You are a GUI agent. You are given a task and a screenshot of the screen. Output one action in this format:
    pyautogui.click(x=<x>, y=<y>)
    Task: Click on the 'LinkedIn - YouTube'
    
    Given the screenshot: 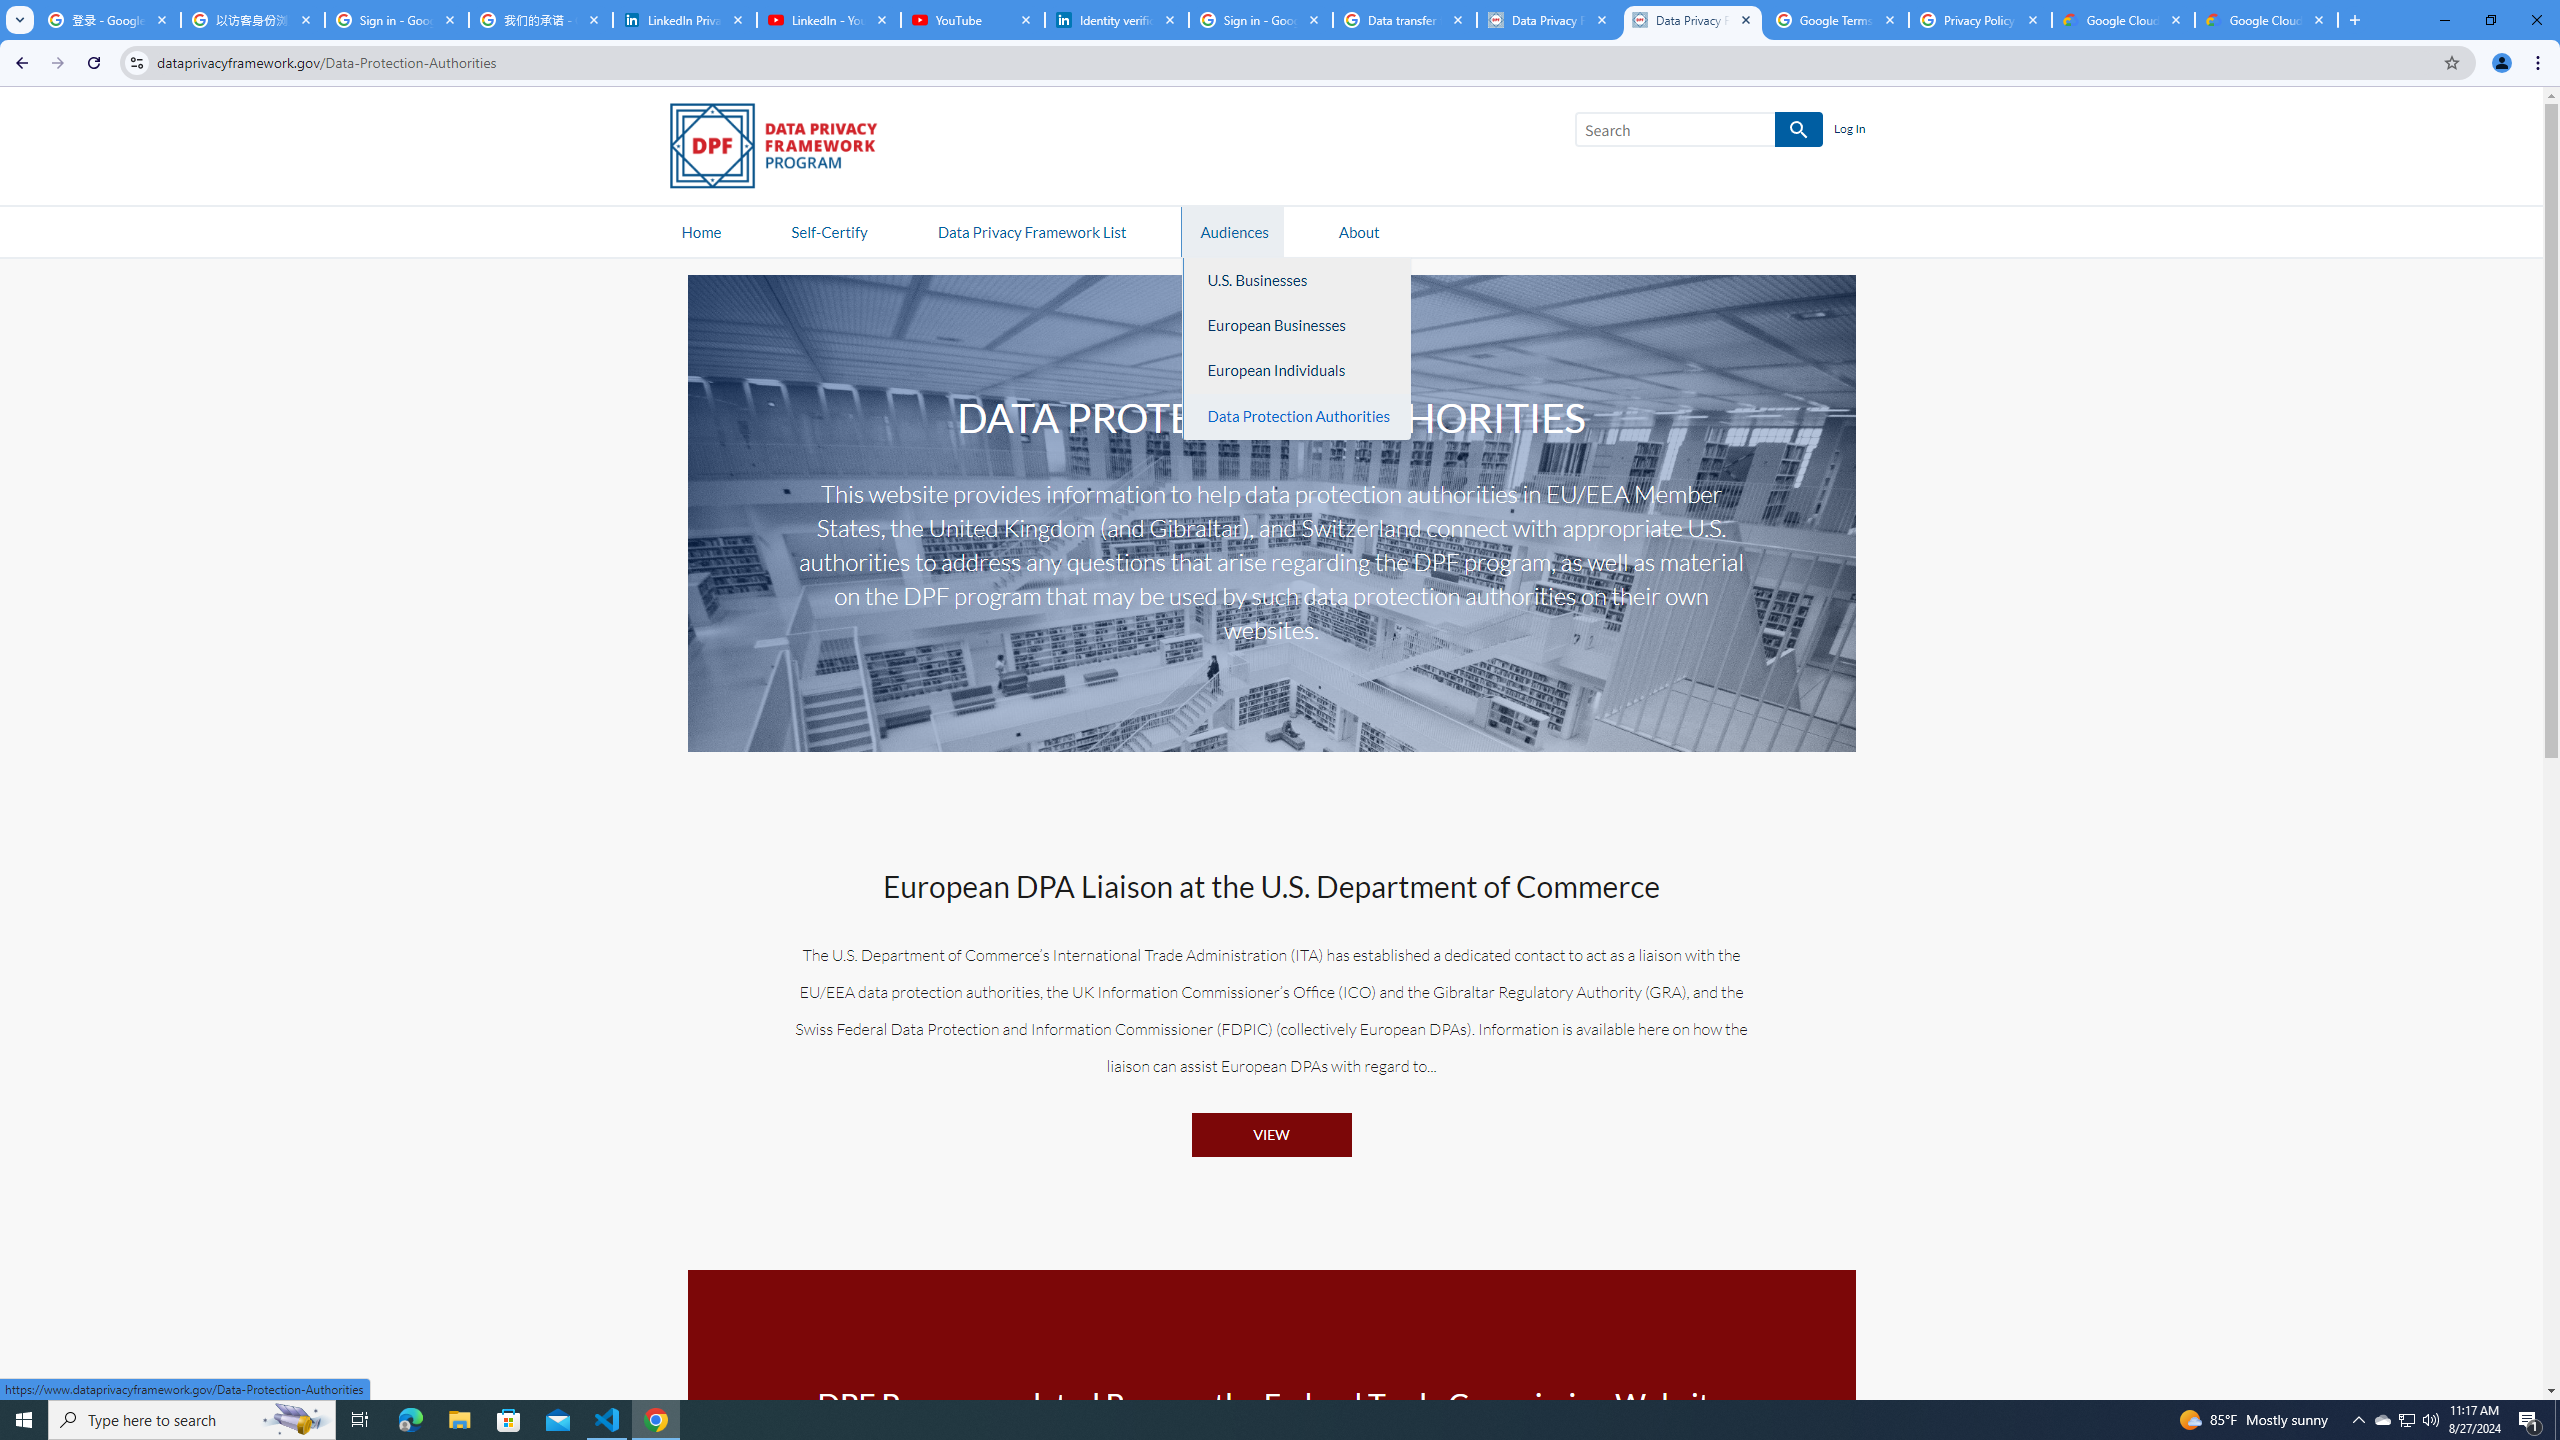 What is the action you would take?
    pyautogui.click(x=827, y=19)
    